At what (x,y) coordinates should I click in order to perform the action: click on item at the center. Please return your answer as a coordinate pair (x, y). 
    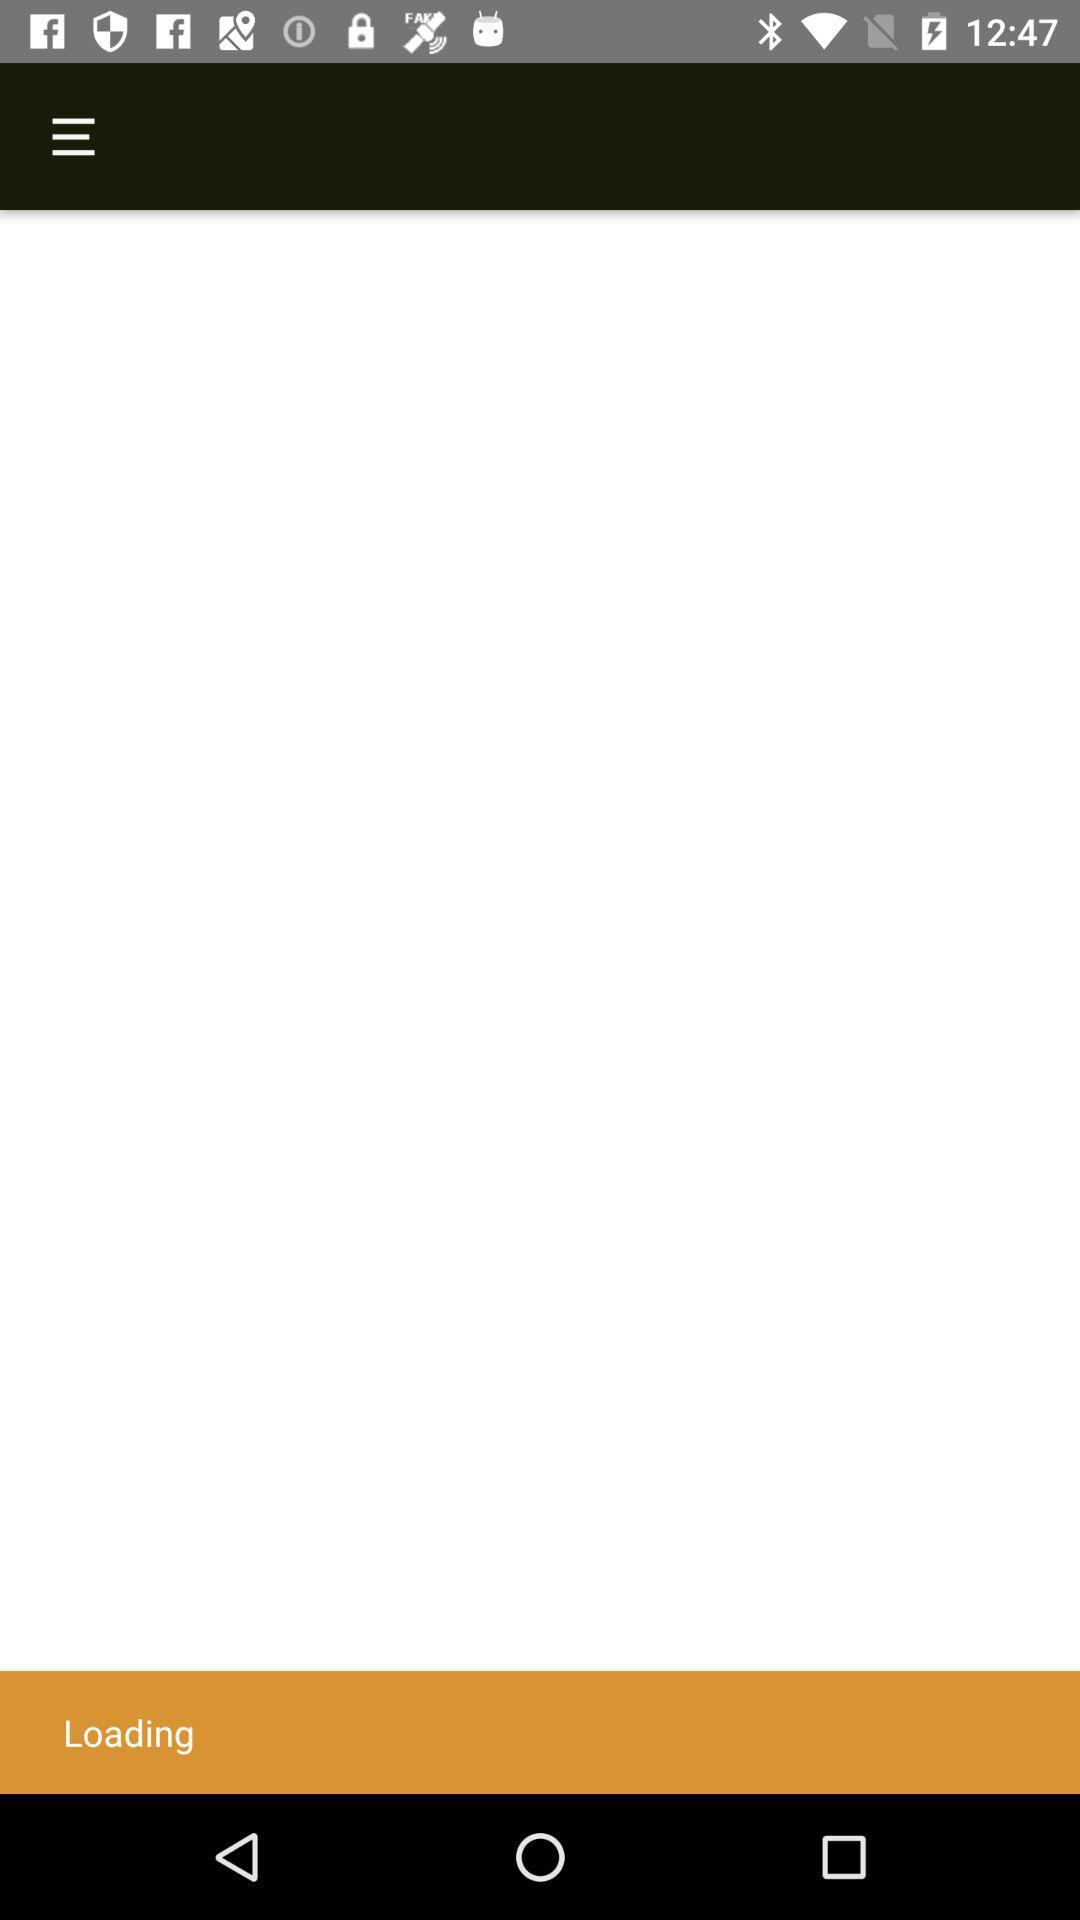
    Looking at the image, I should click on (540, 1002).